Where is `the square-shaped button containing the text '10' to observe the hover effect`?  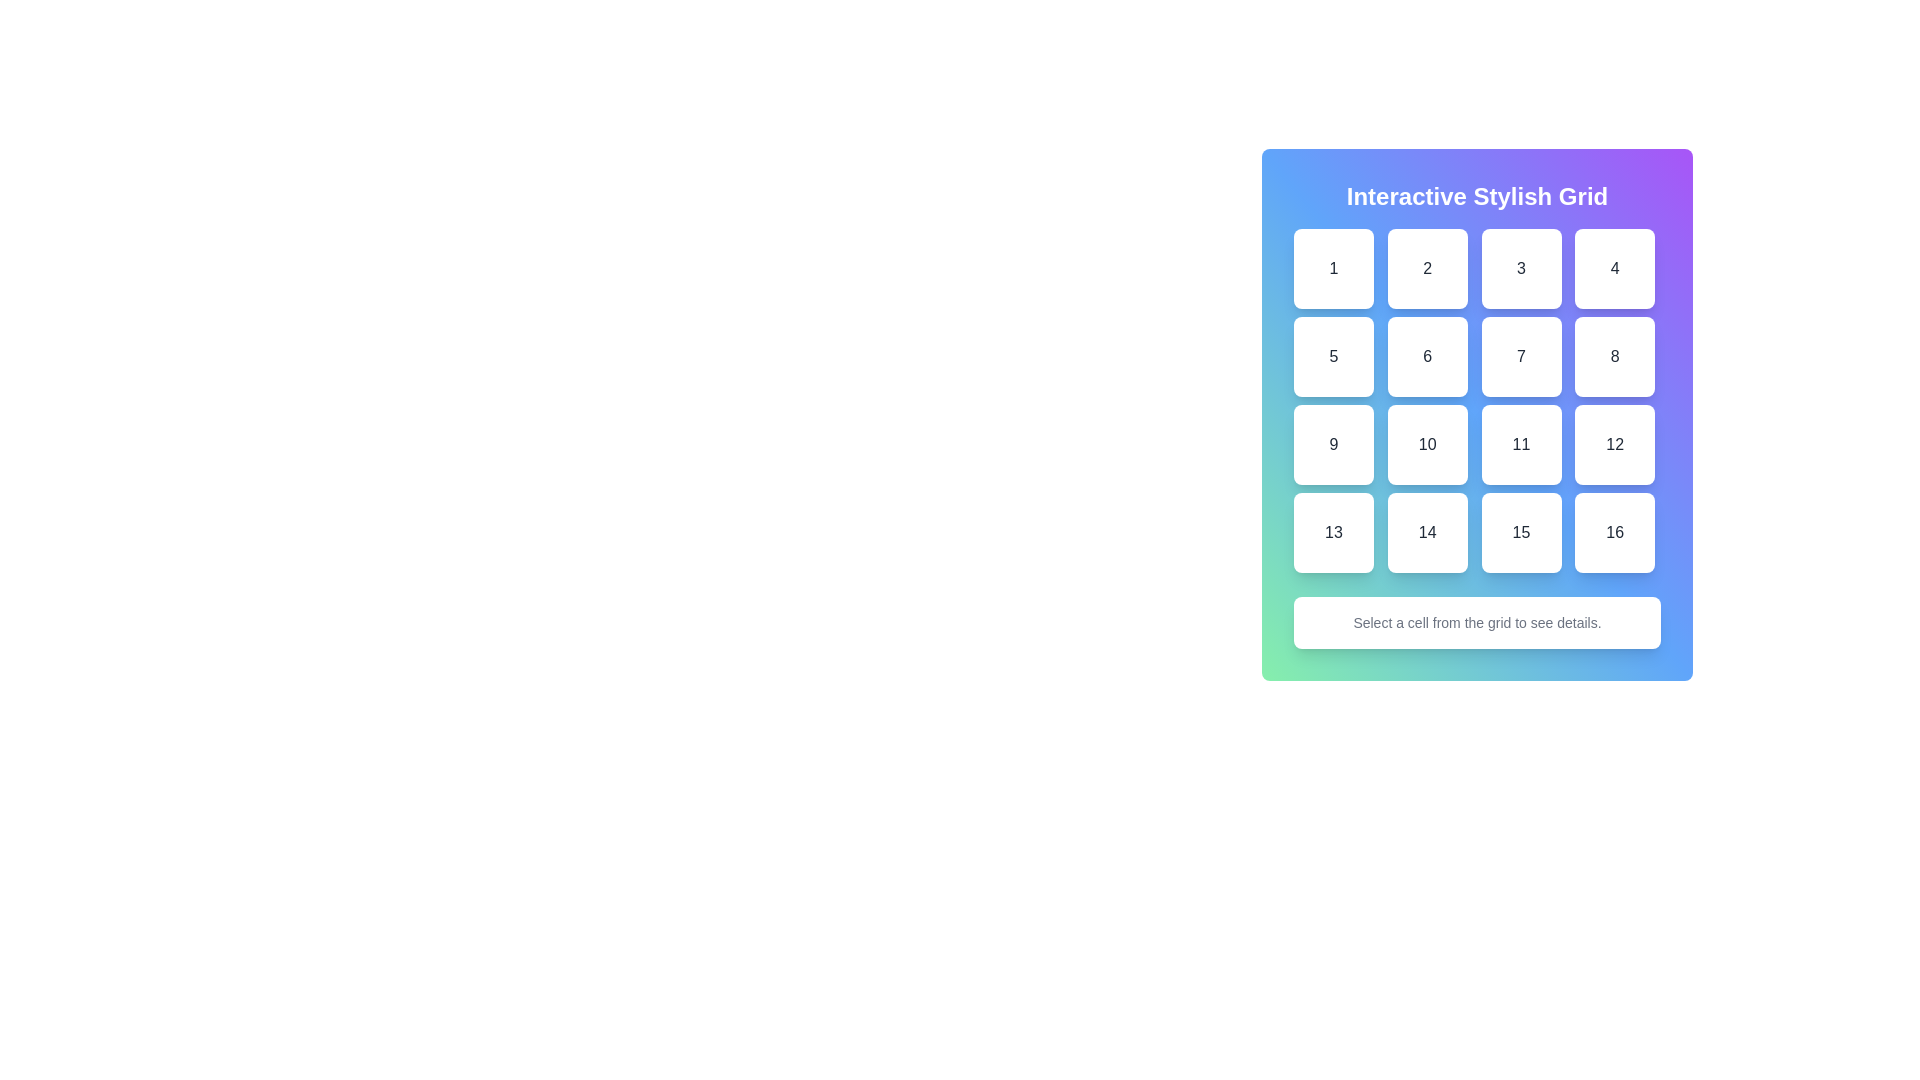 the square-shaped button containing the text '10' to observe the hover effect is located at coordinates (1426, 443).